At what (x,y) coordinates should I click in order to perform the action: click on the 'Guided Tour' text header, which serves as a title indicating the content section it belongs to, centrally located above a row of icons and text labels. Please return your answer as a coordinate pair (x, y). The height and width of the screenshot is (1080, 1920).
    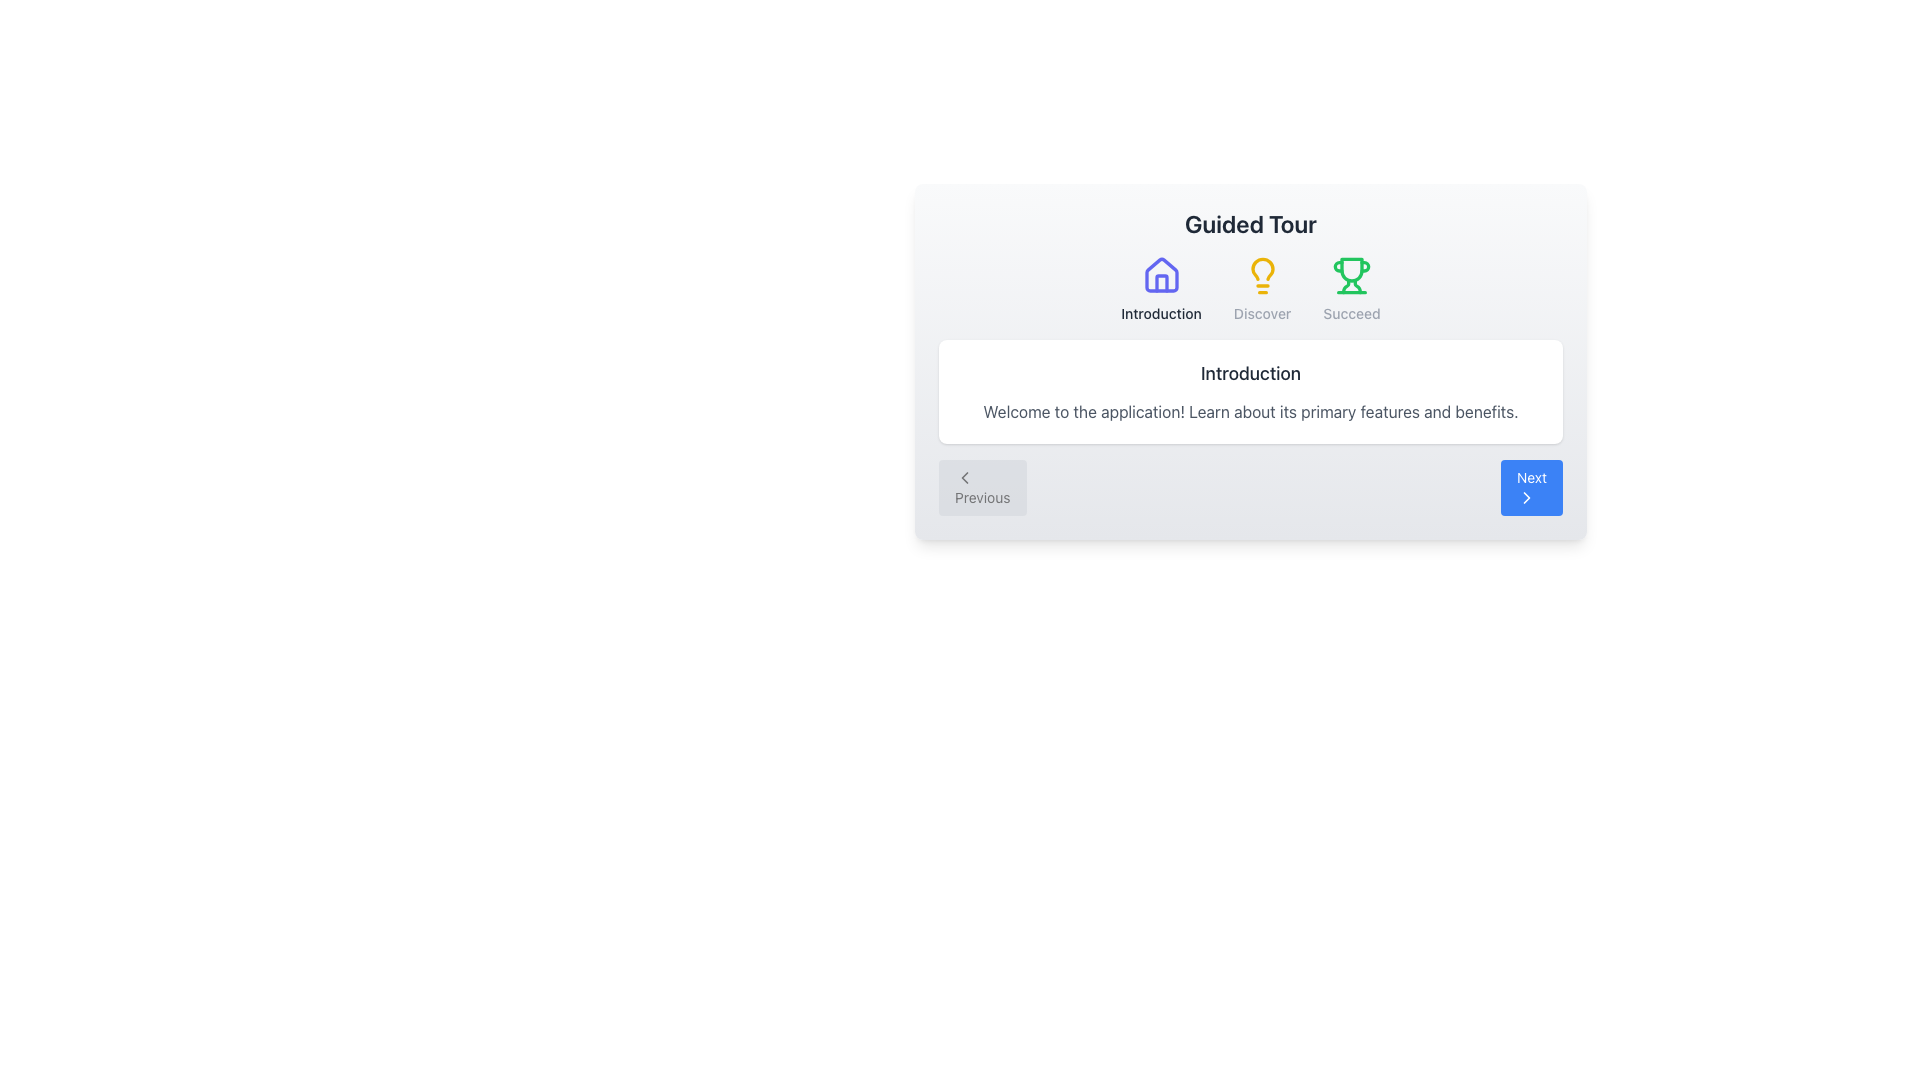
    Looking at the image, I should click on (1250, 223).